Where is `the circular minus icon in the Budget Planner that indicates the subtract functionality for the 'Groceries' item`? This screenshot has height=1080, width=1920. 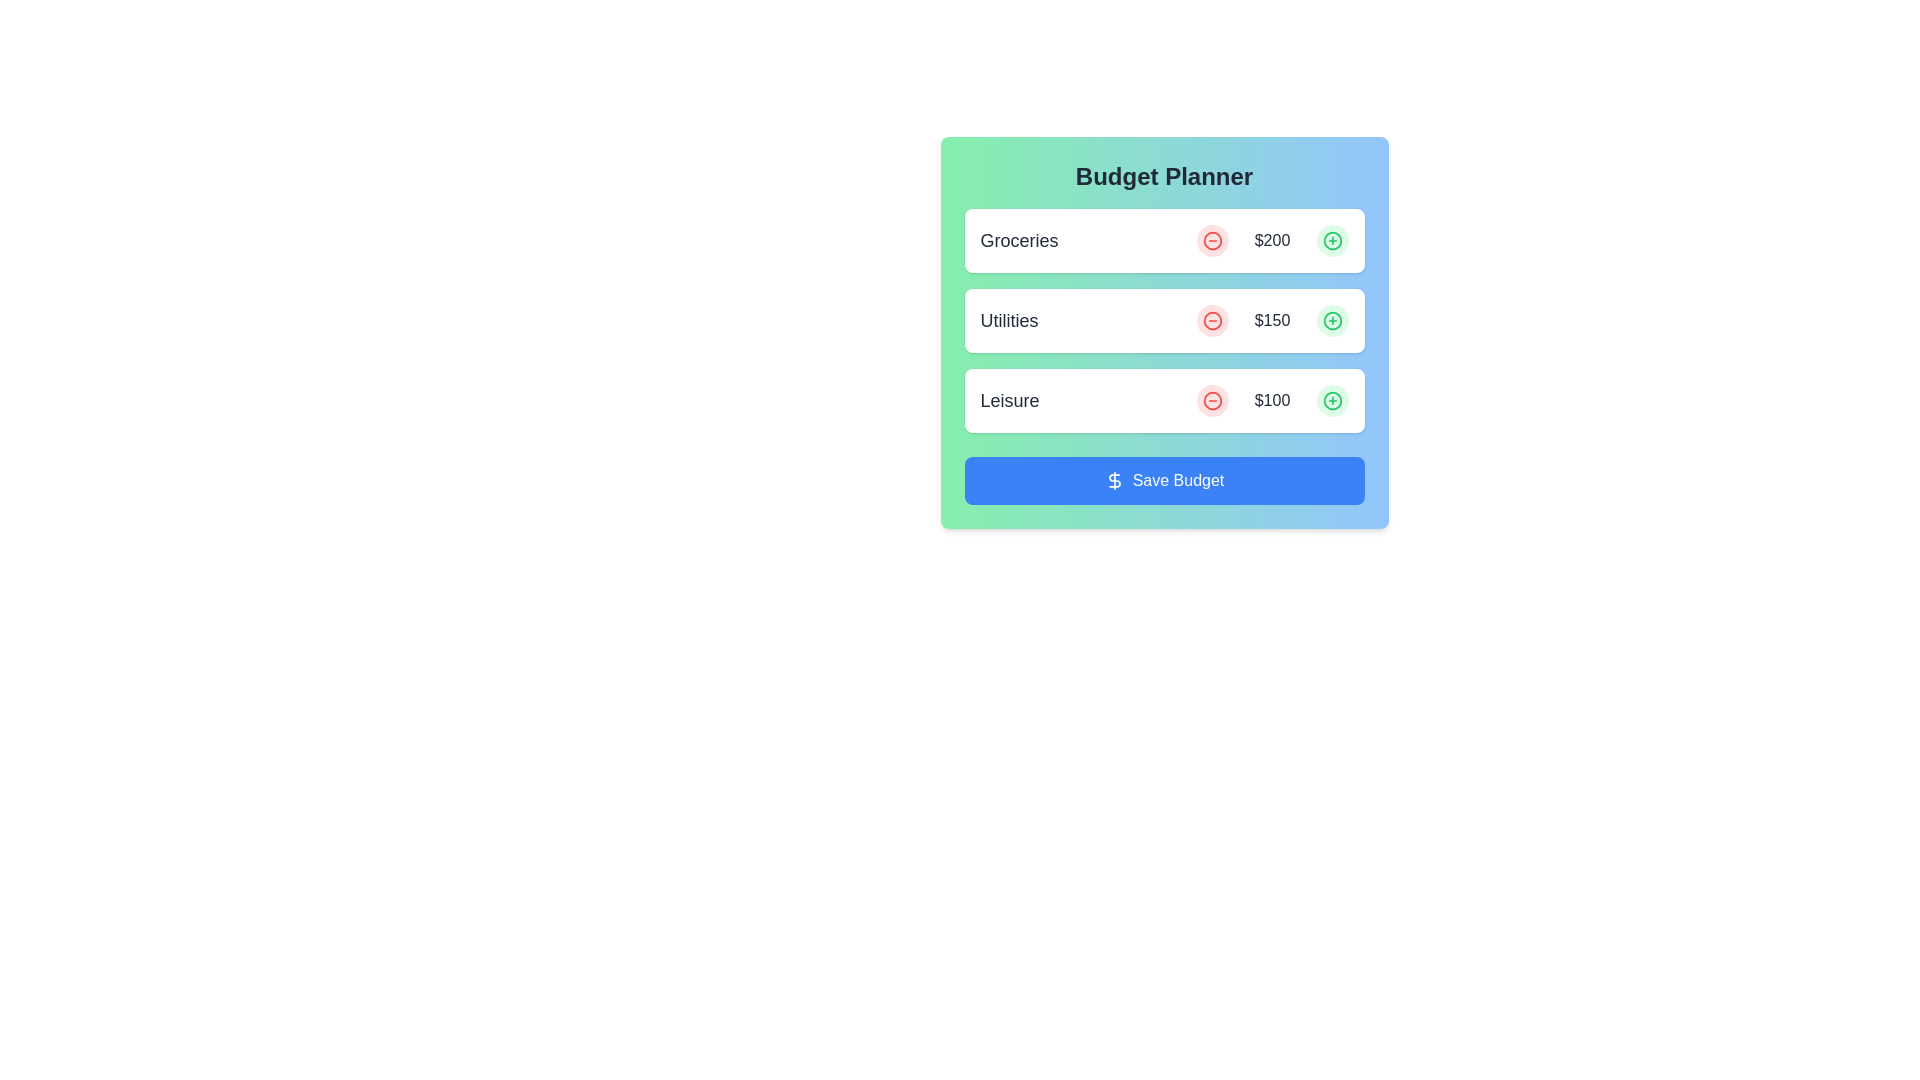
the circular minus icon in the Budget Planner that indicates the subtract functionality for the 'Groceries' item is located at coordinates (1211, 239).